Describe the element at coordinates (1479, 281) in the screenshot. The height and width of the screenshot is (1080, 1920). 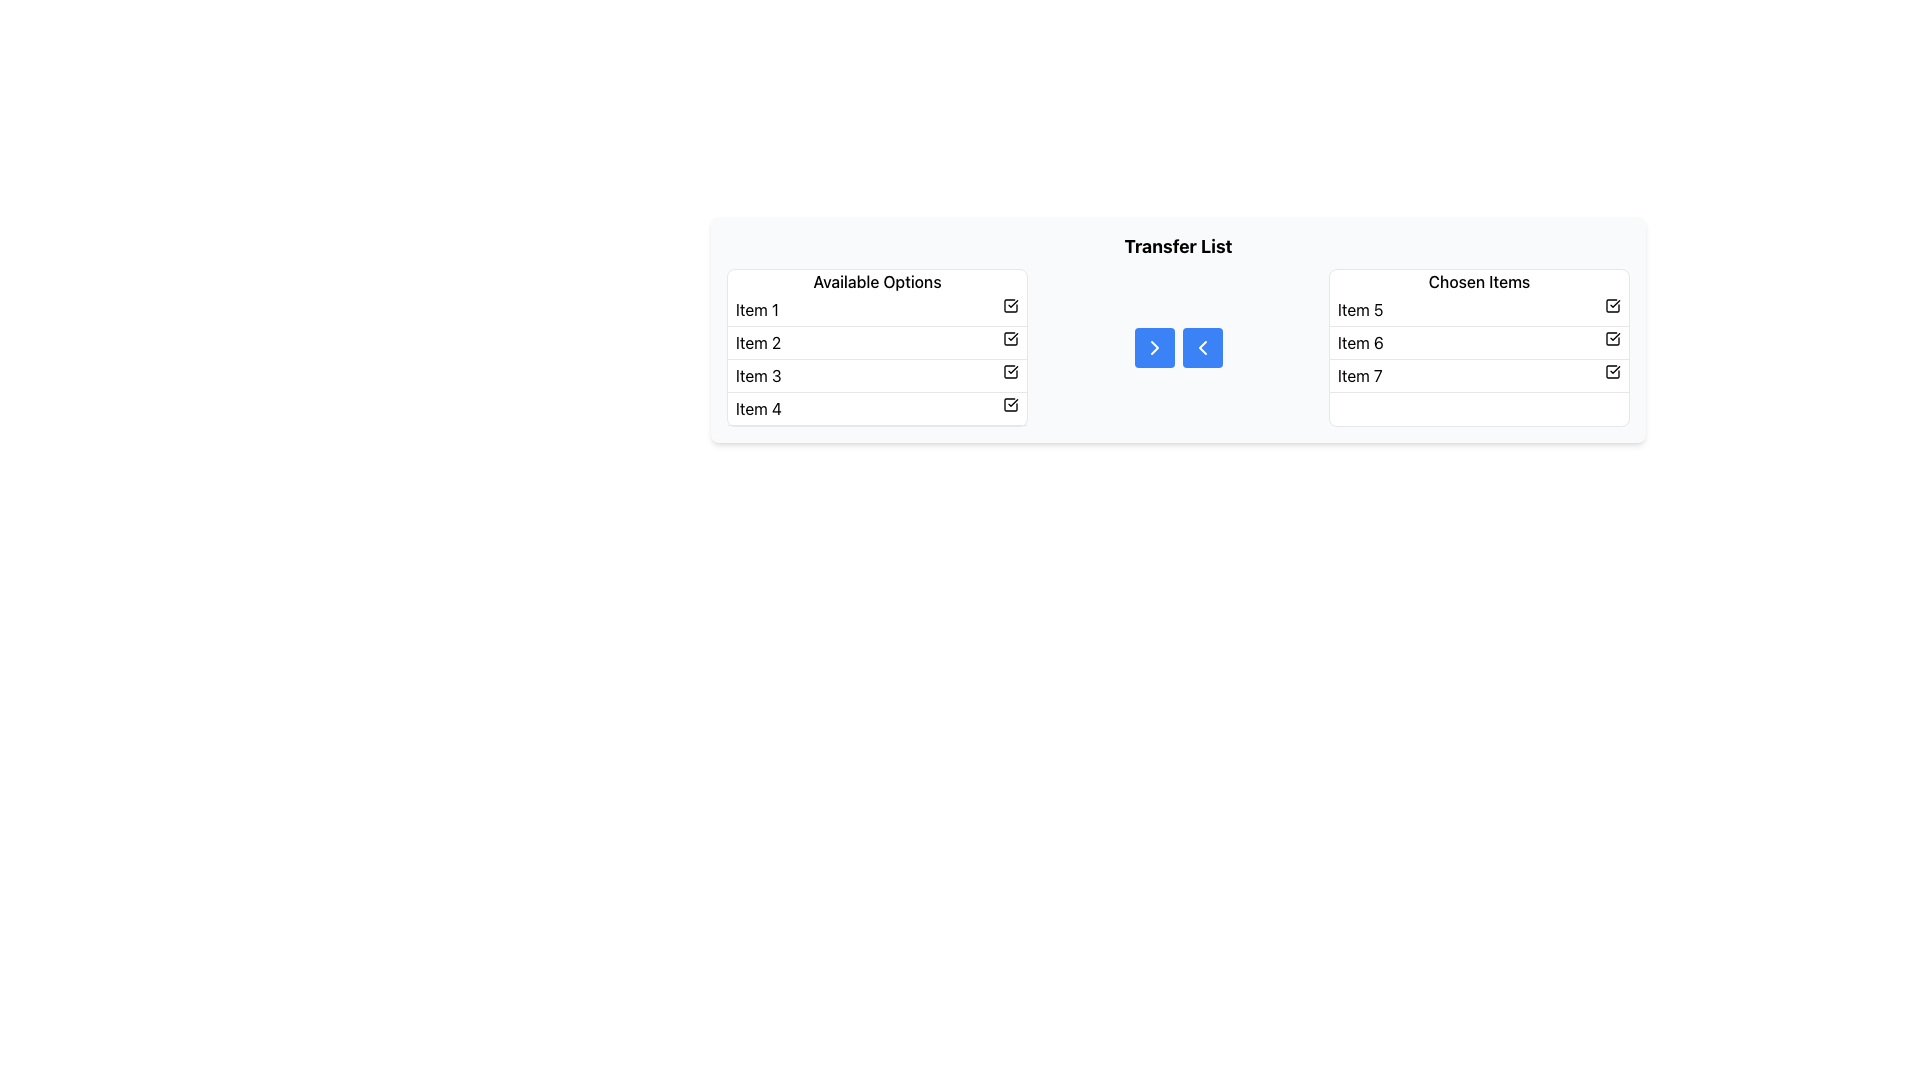
I see `the Text Label that serves as the title or context for the list of items 'Item 5', 'Item 6', and 'Item 7', which is located in the rightmost bordered segment of the layout` at that location.